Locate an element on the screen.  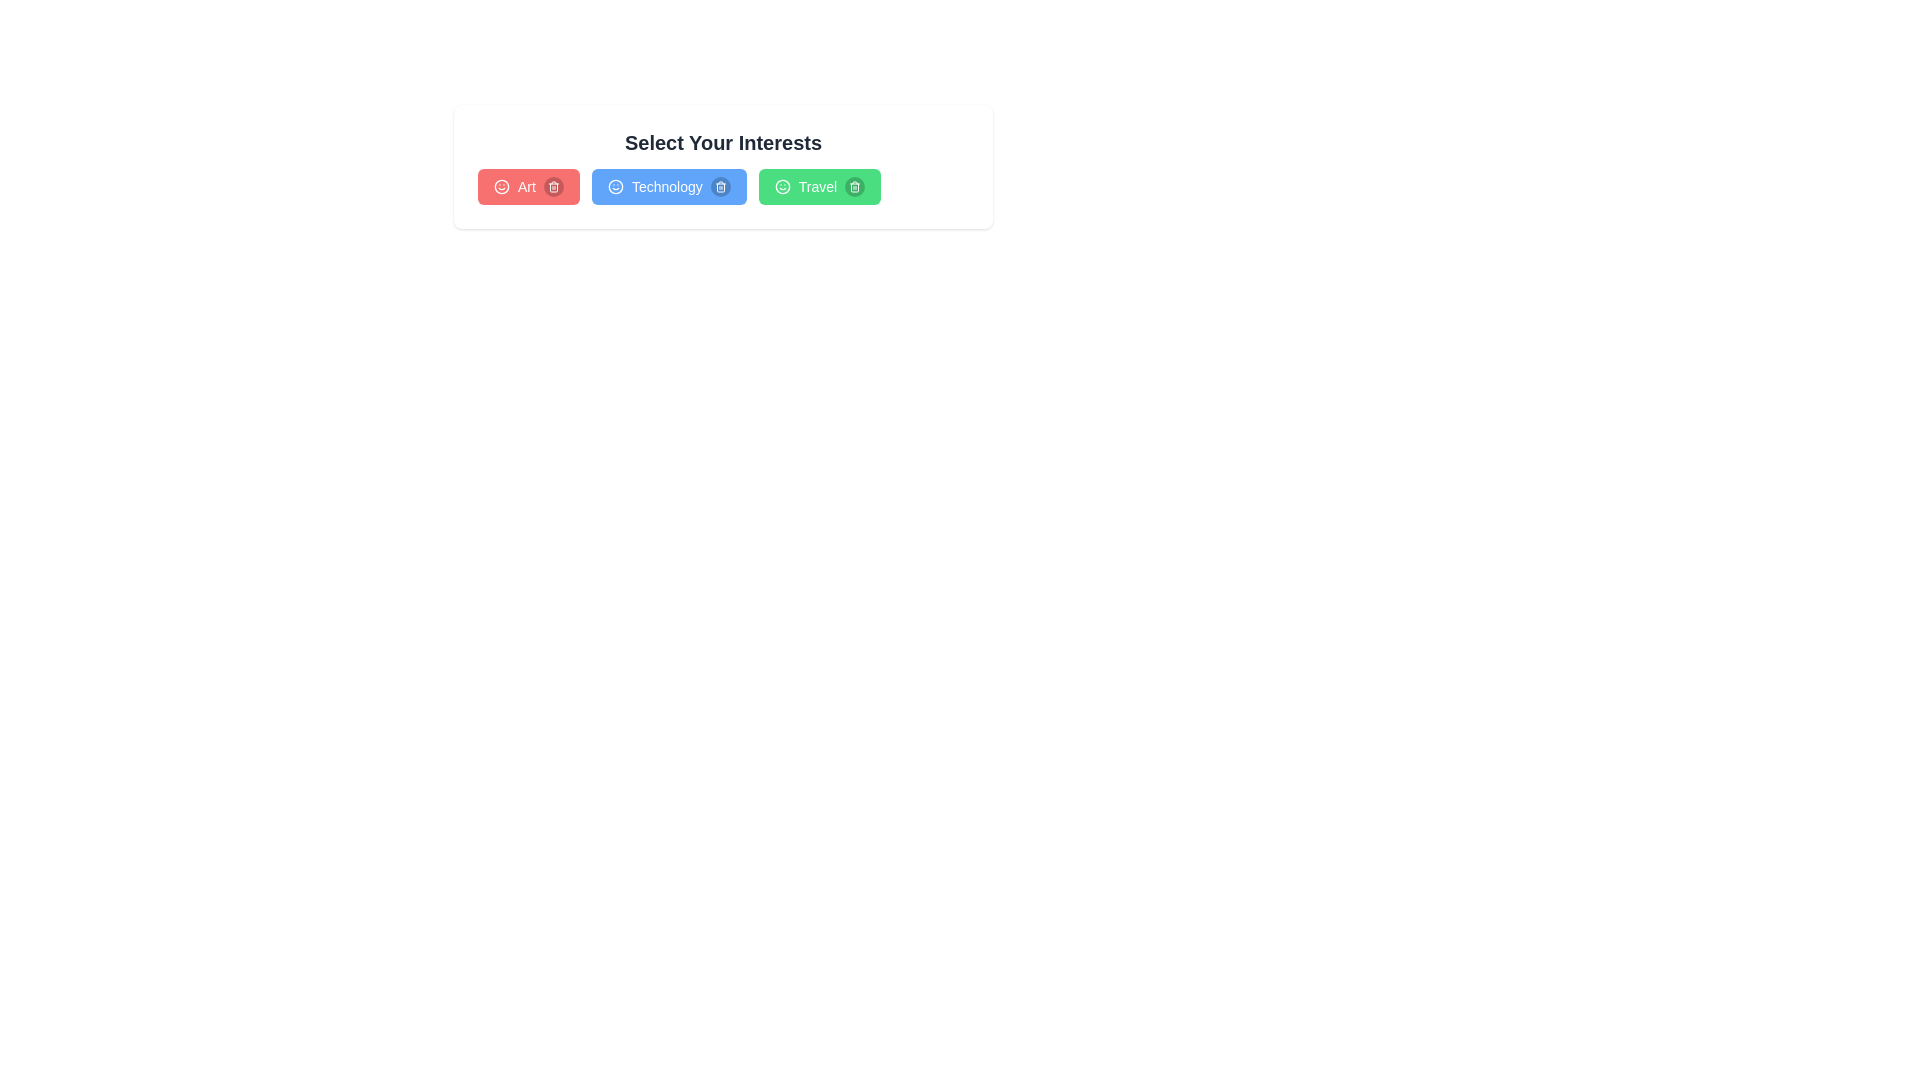
the interest Technology to observe its hover effect is located at coordinates (669, 186).